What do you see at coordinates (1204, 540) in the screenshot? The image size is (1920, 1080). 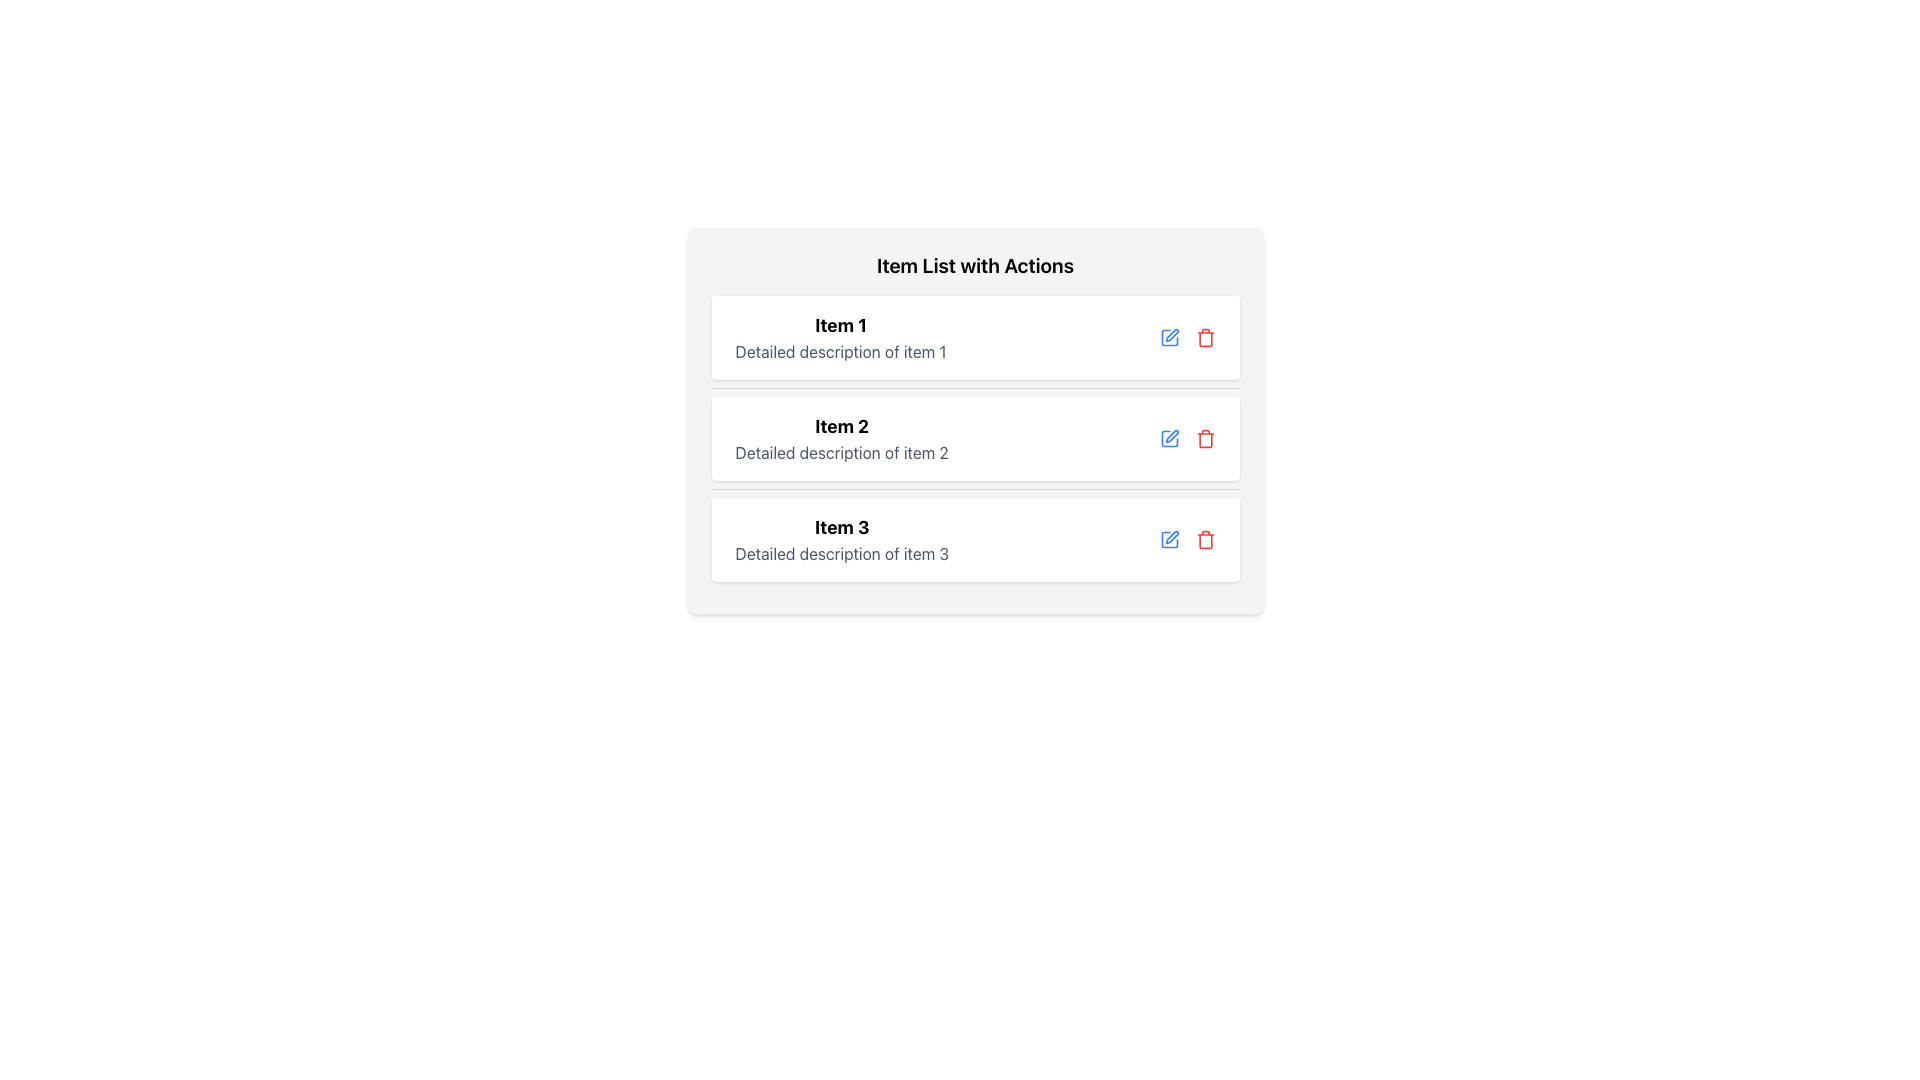 I see `the red trash bin button located in the action bar of the third list item, which is the rightmost icon next to the blue edit icon` at bounding box center [1204, 540].